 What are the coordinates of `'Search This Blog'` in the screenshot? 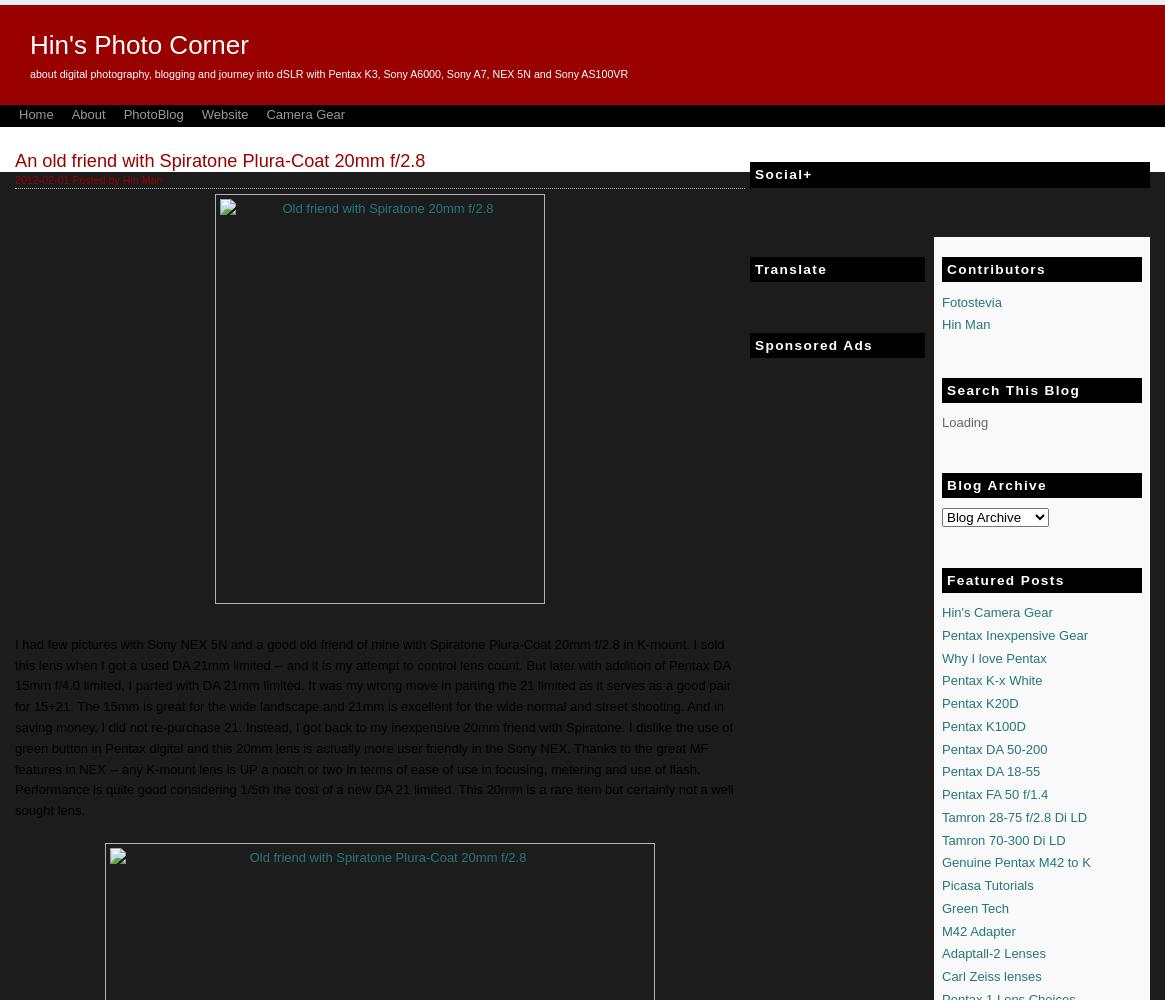 It's located at (1012, 390).